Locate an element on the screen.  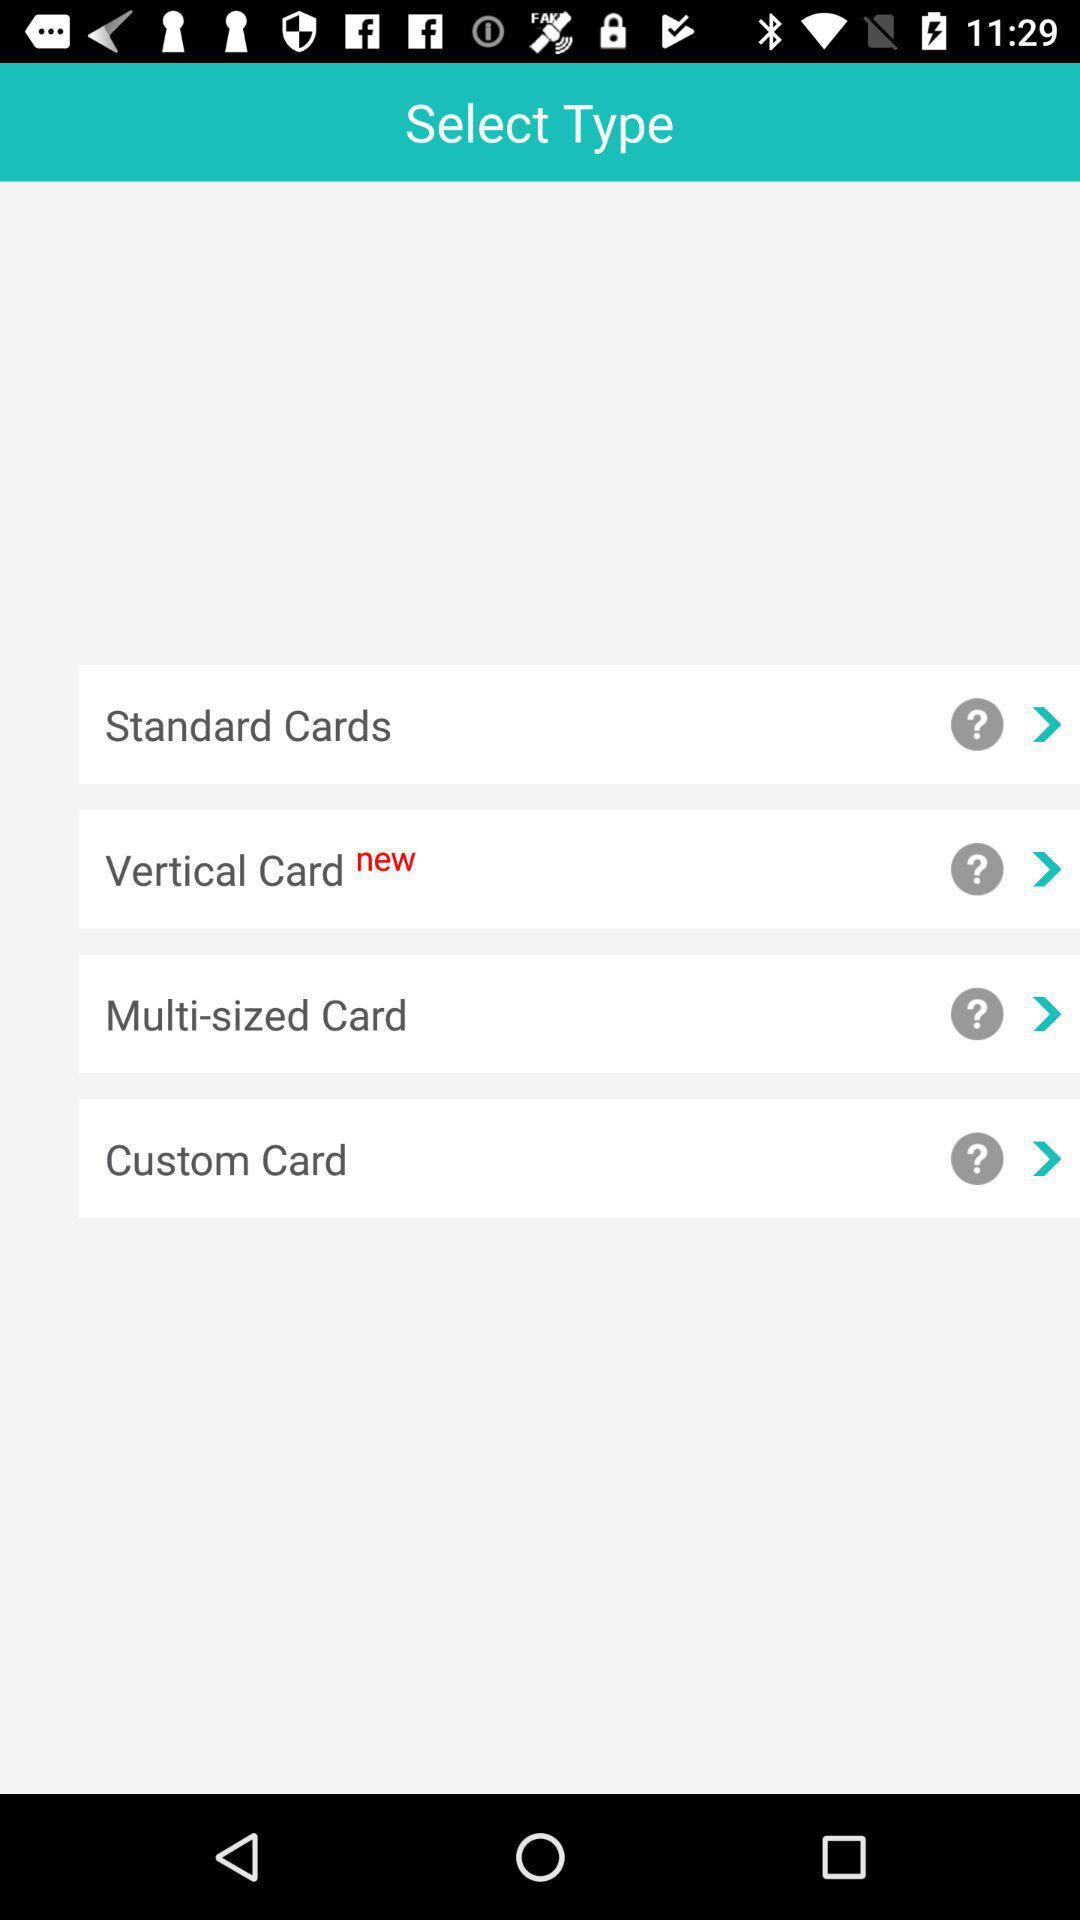
show questions is located at coordinates (976, 869).